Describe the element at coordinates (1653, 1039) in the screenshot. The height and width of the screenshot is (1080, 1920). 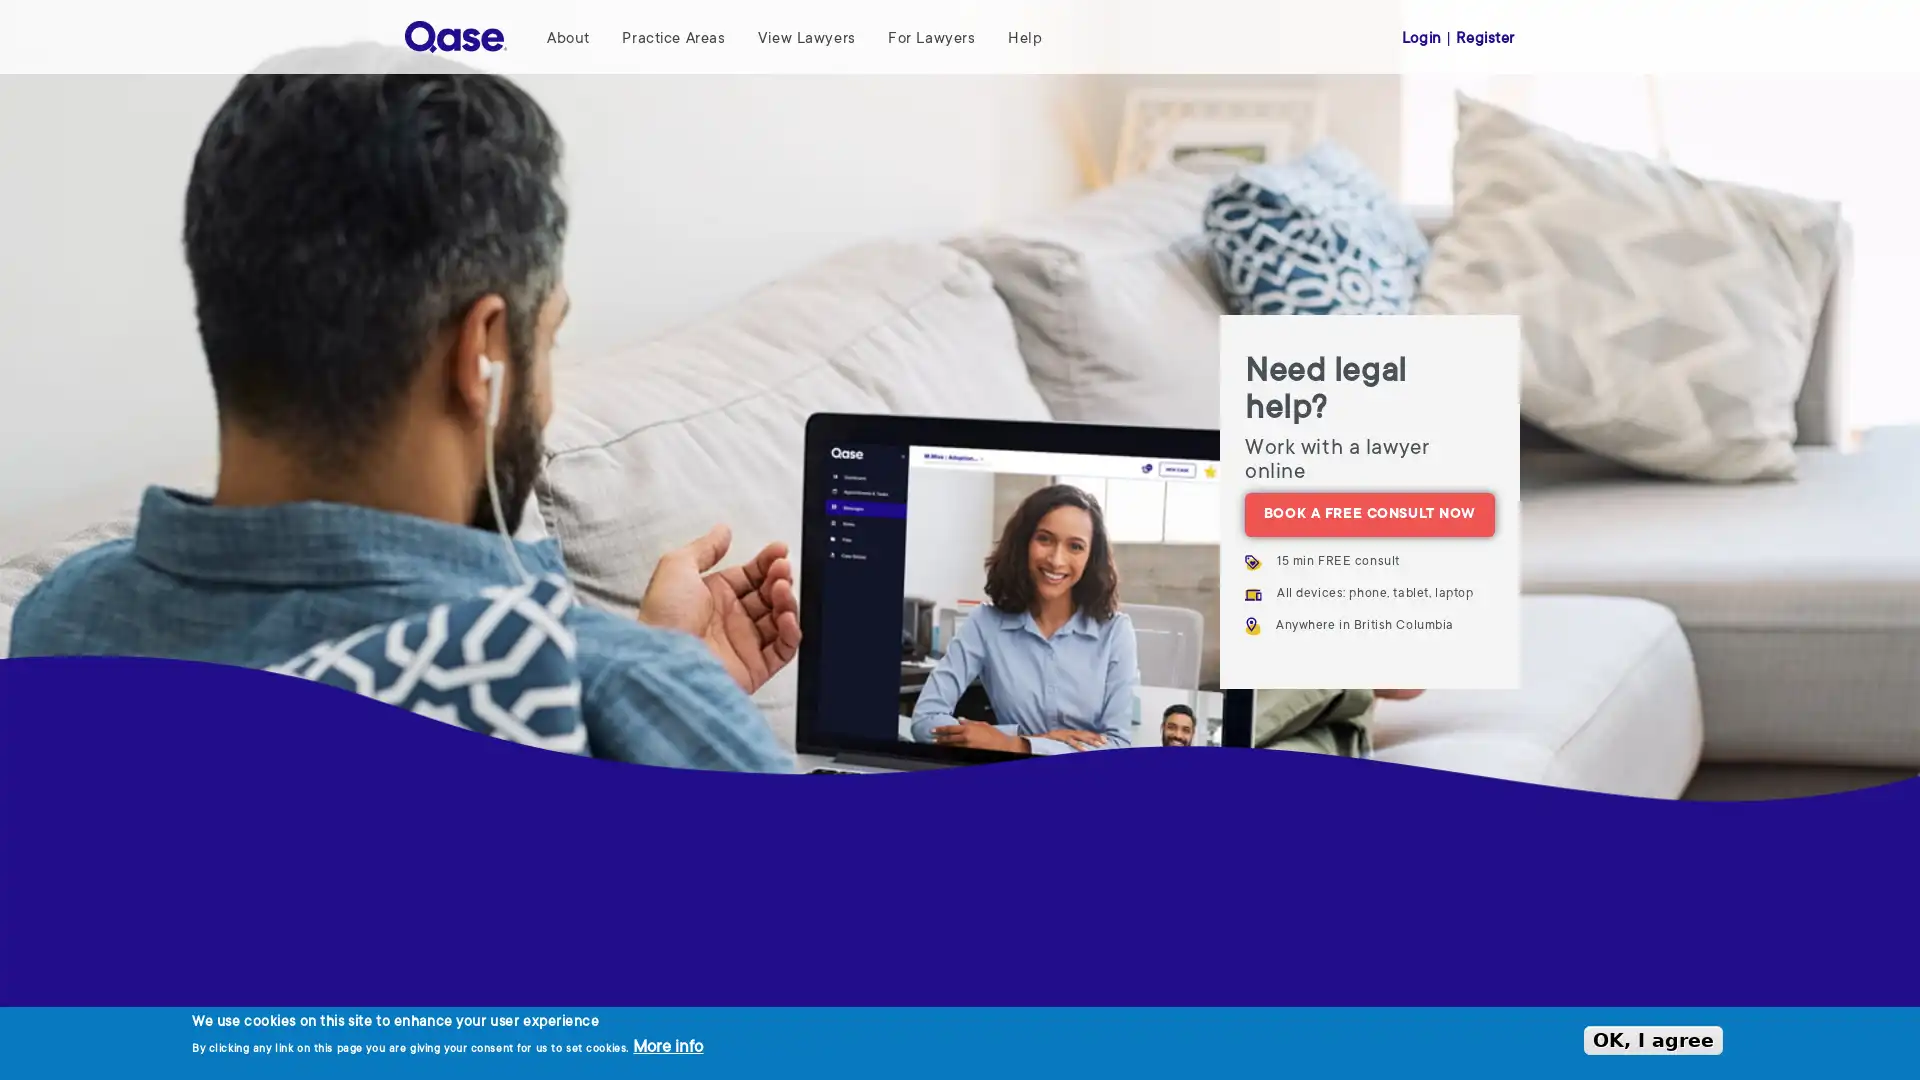
I see `OK, I agree` at that location.